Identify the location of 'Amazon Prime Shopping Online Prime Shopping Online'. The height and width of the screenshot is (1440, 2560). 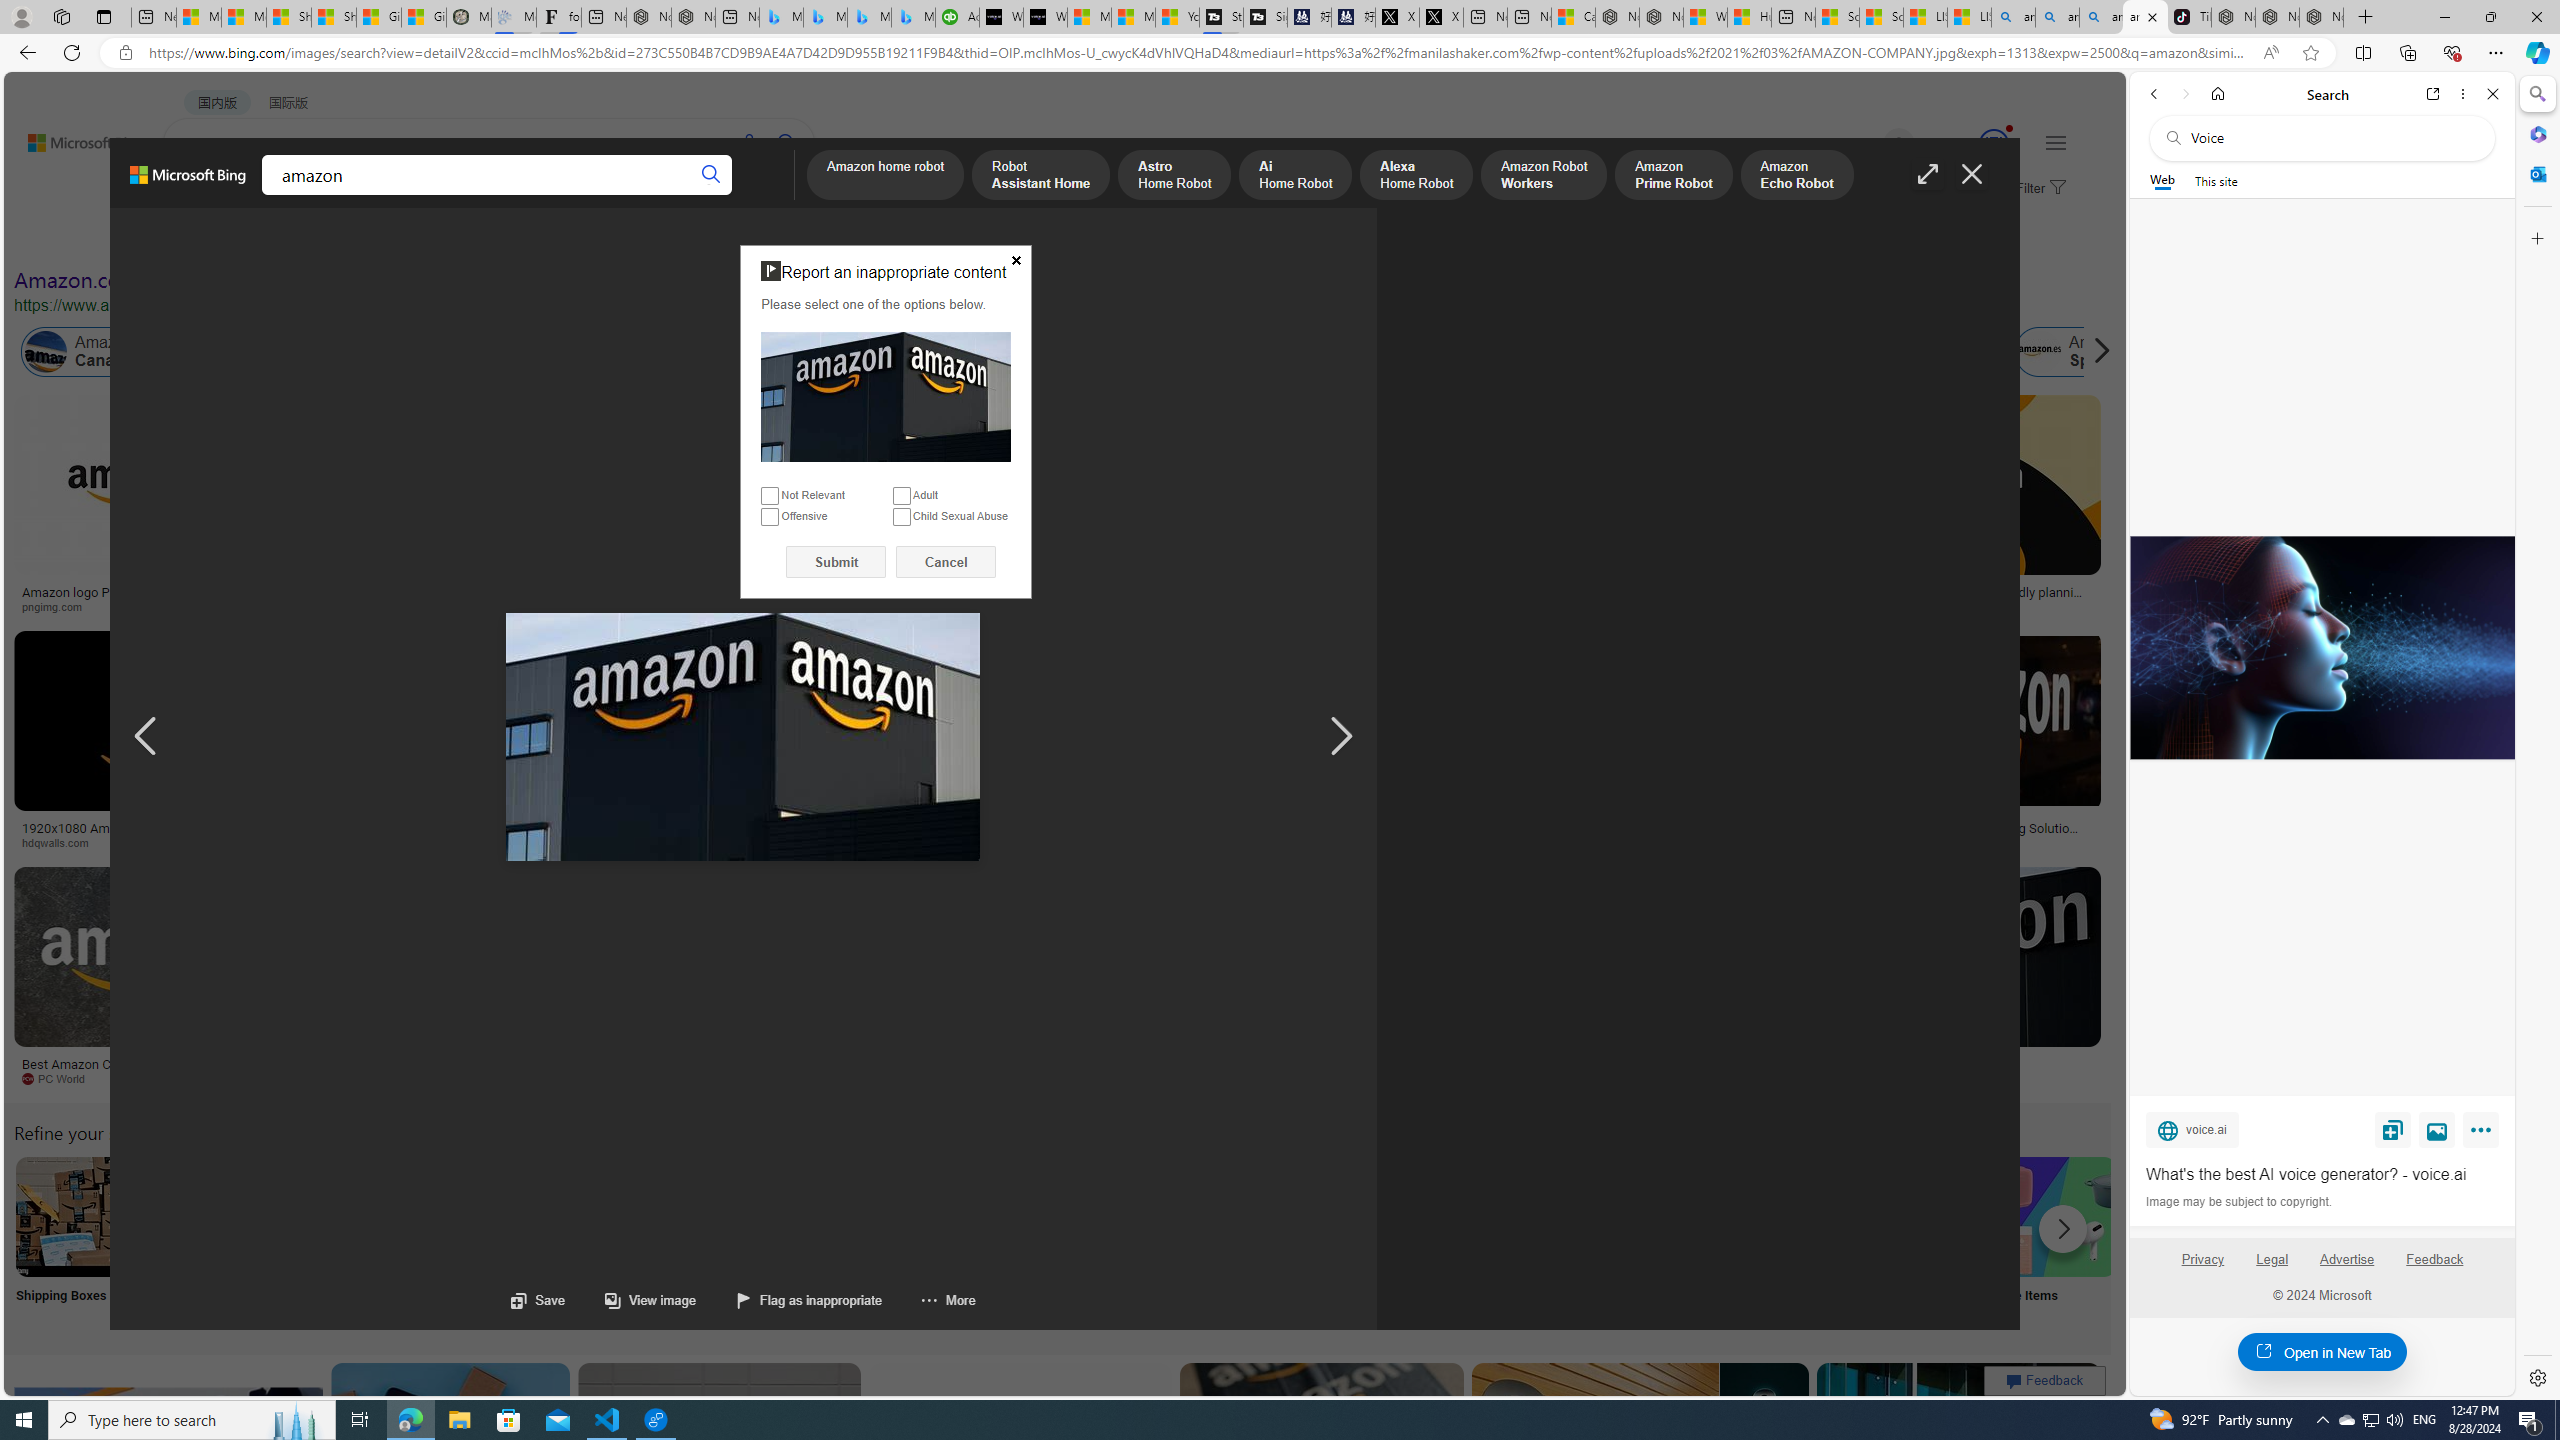
(1659, 1241).